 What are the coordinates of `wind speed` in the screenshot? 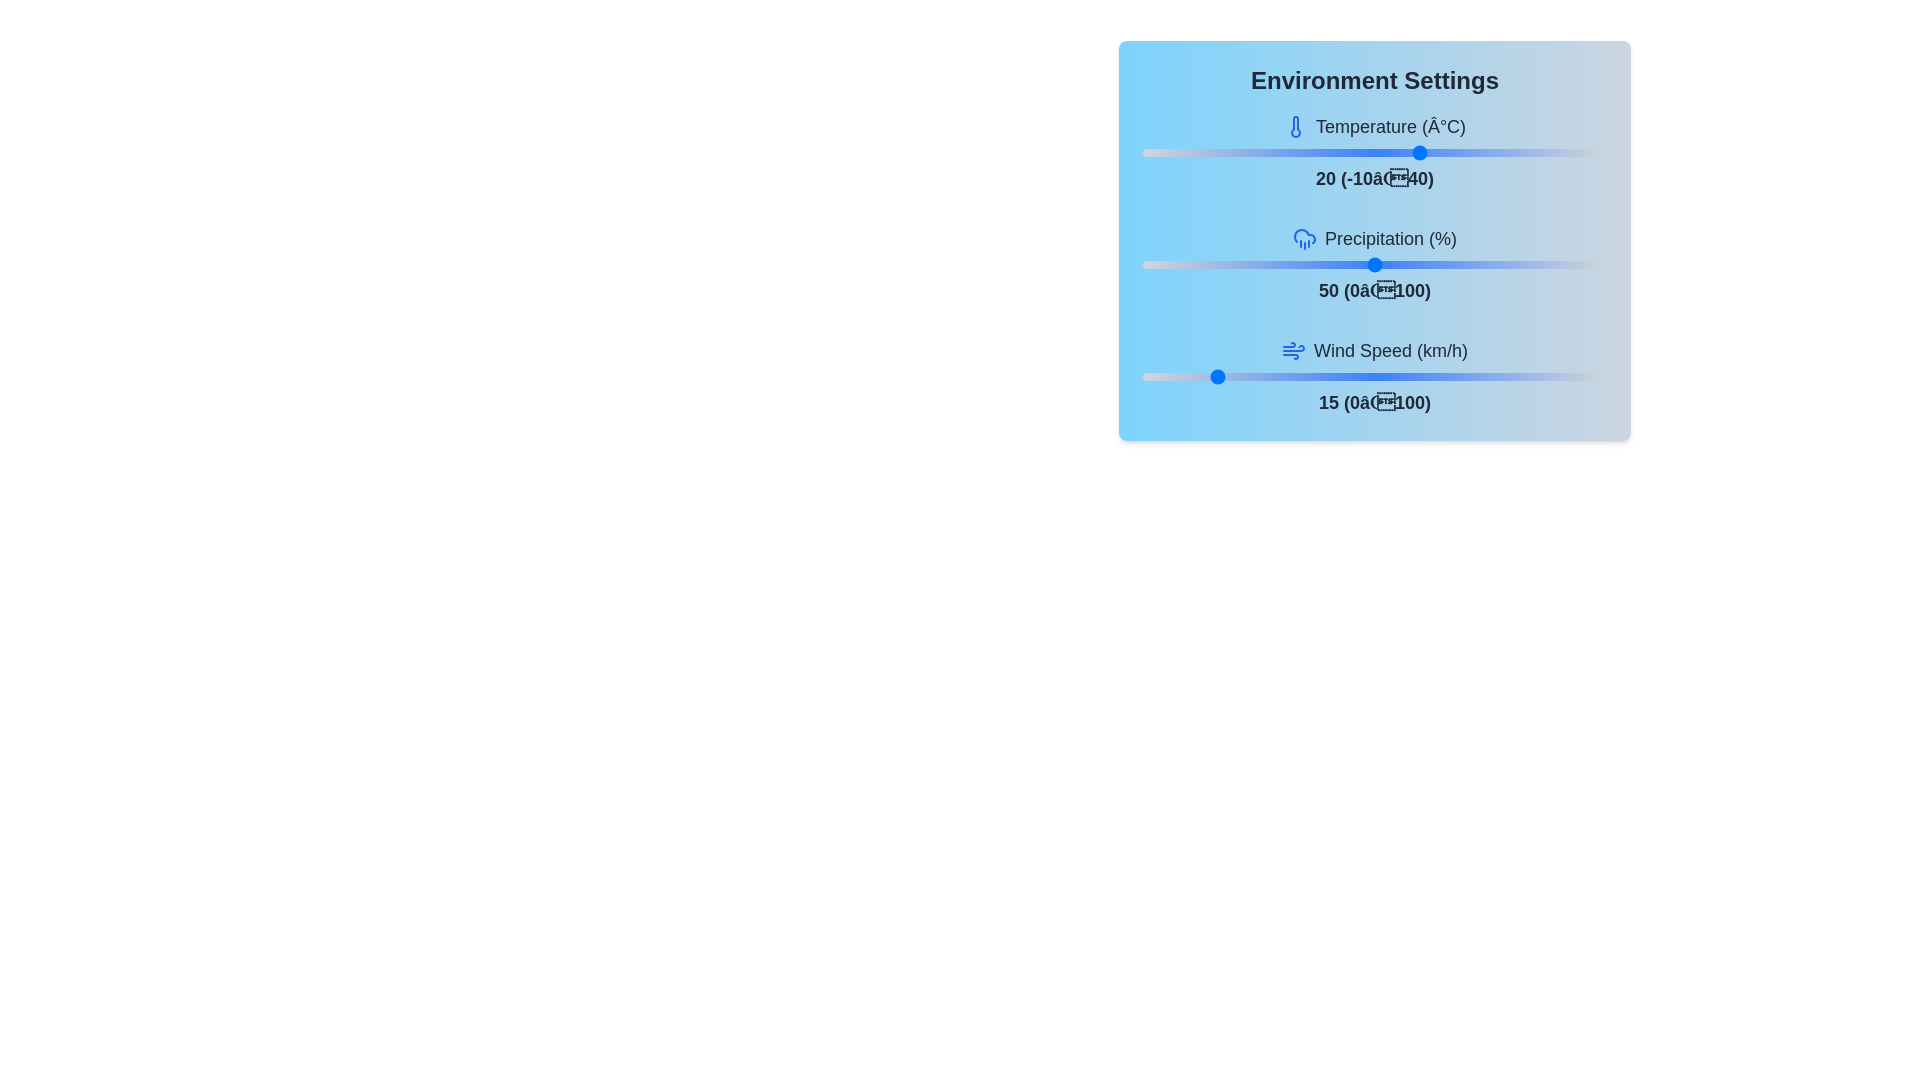 It's located at (1180, 377).